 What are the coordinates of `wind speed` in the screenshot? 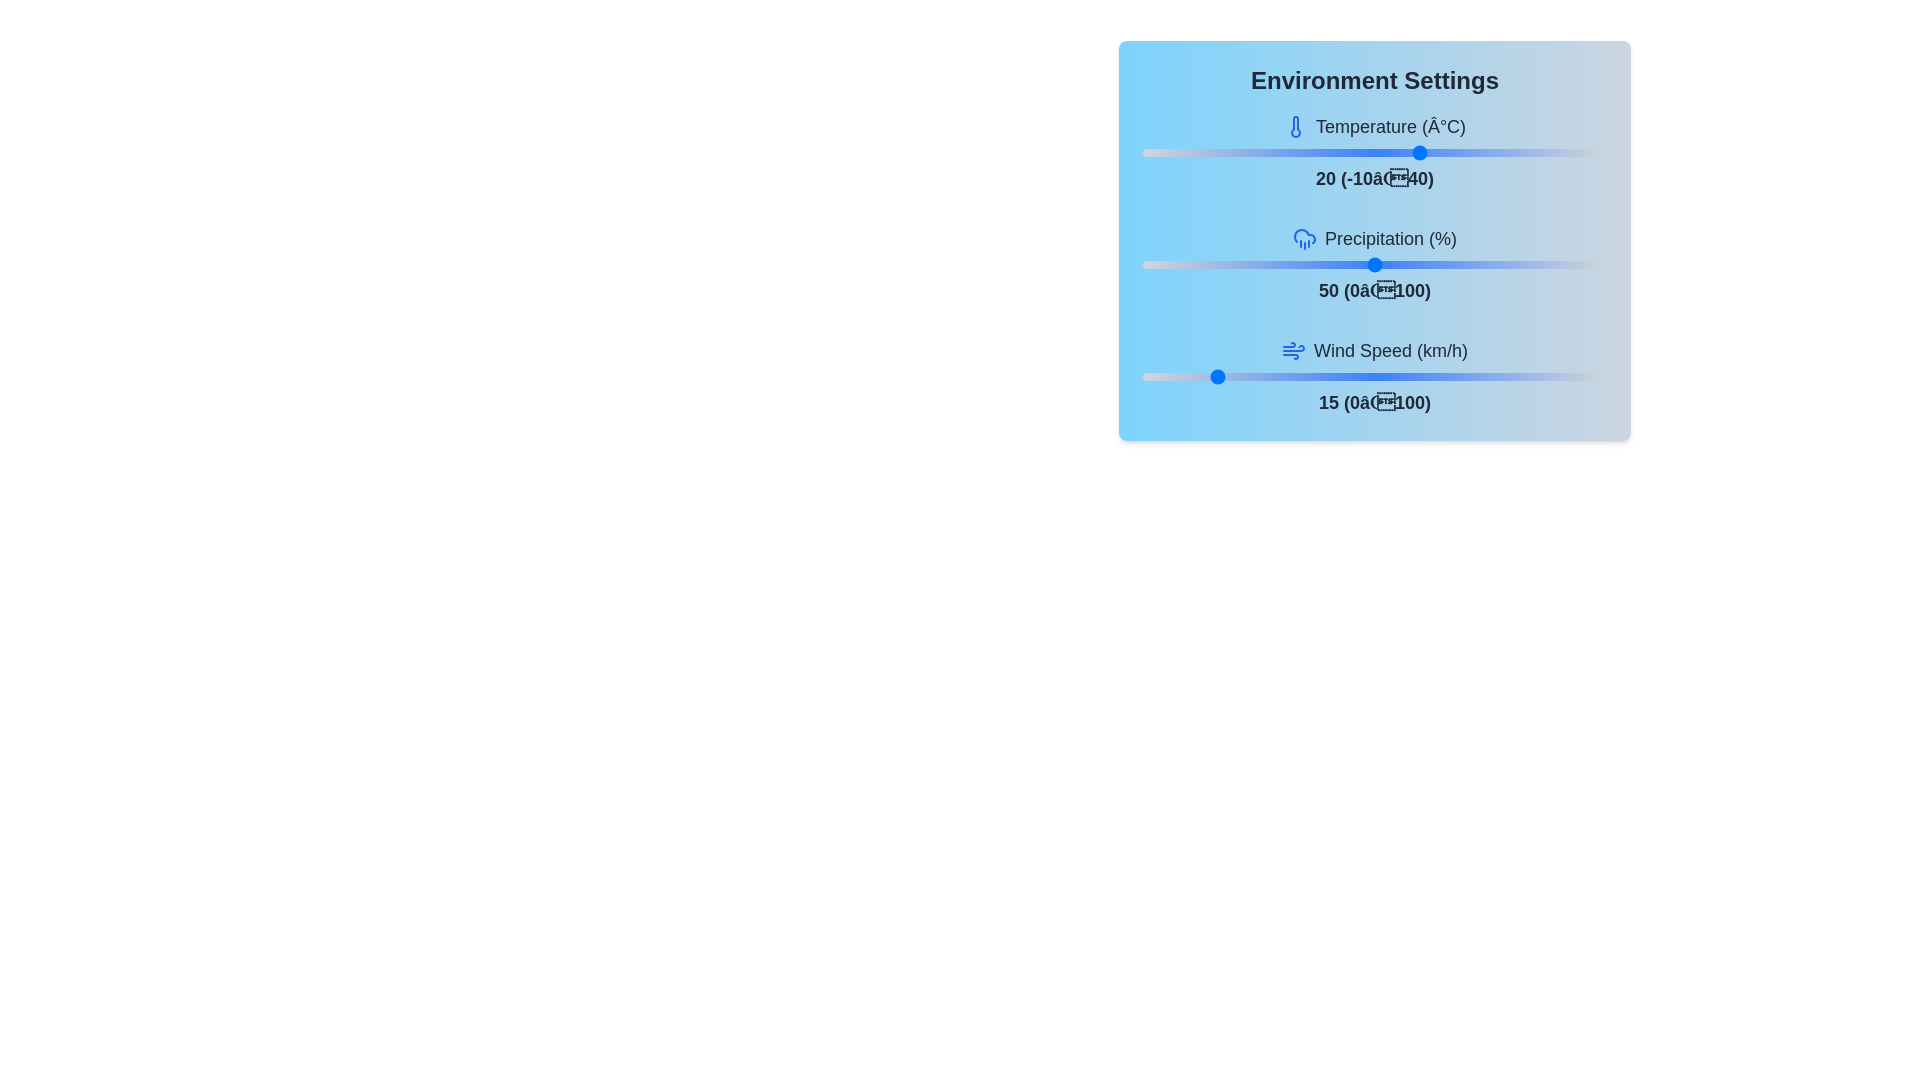 It's located at (1180, 377).